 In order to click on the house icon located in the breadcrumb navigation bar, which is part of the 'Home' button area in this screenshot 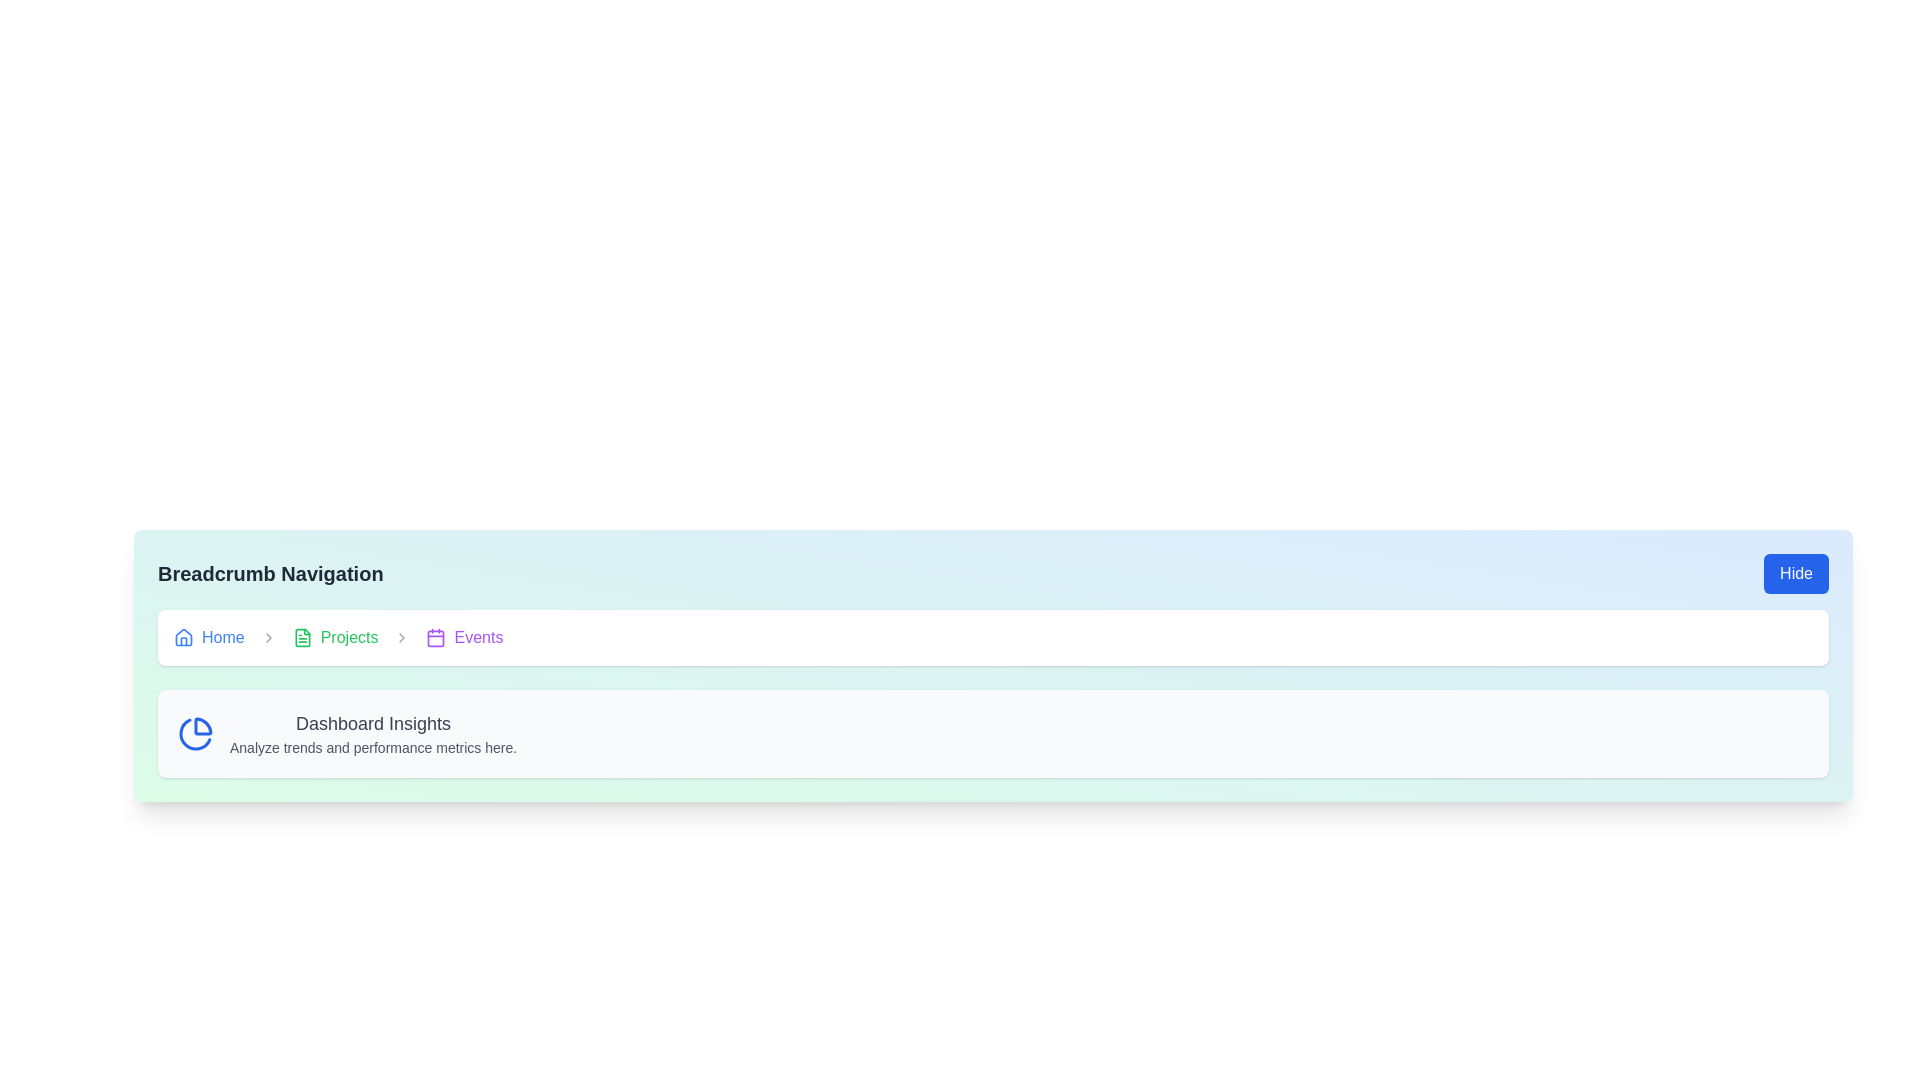, I will do `click(183, 636)`.